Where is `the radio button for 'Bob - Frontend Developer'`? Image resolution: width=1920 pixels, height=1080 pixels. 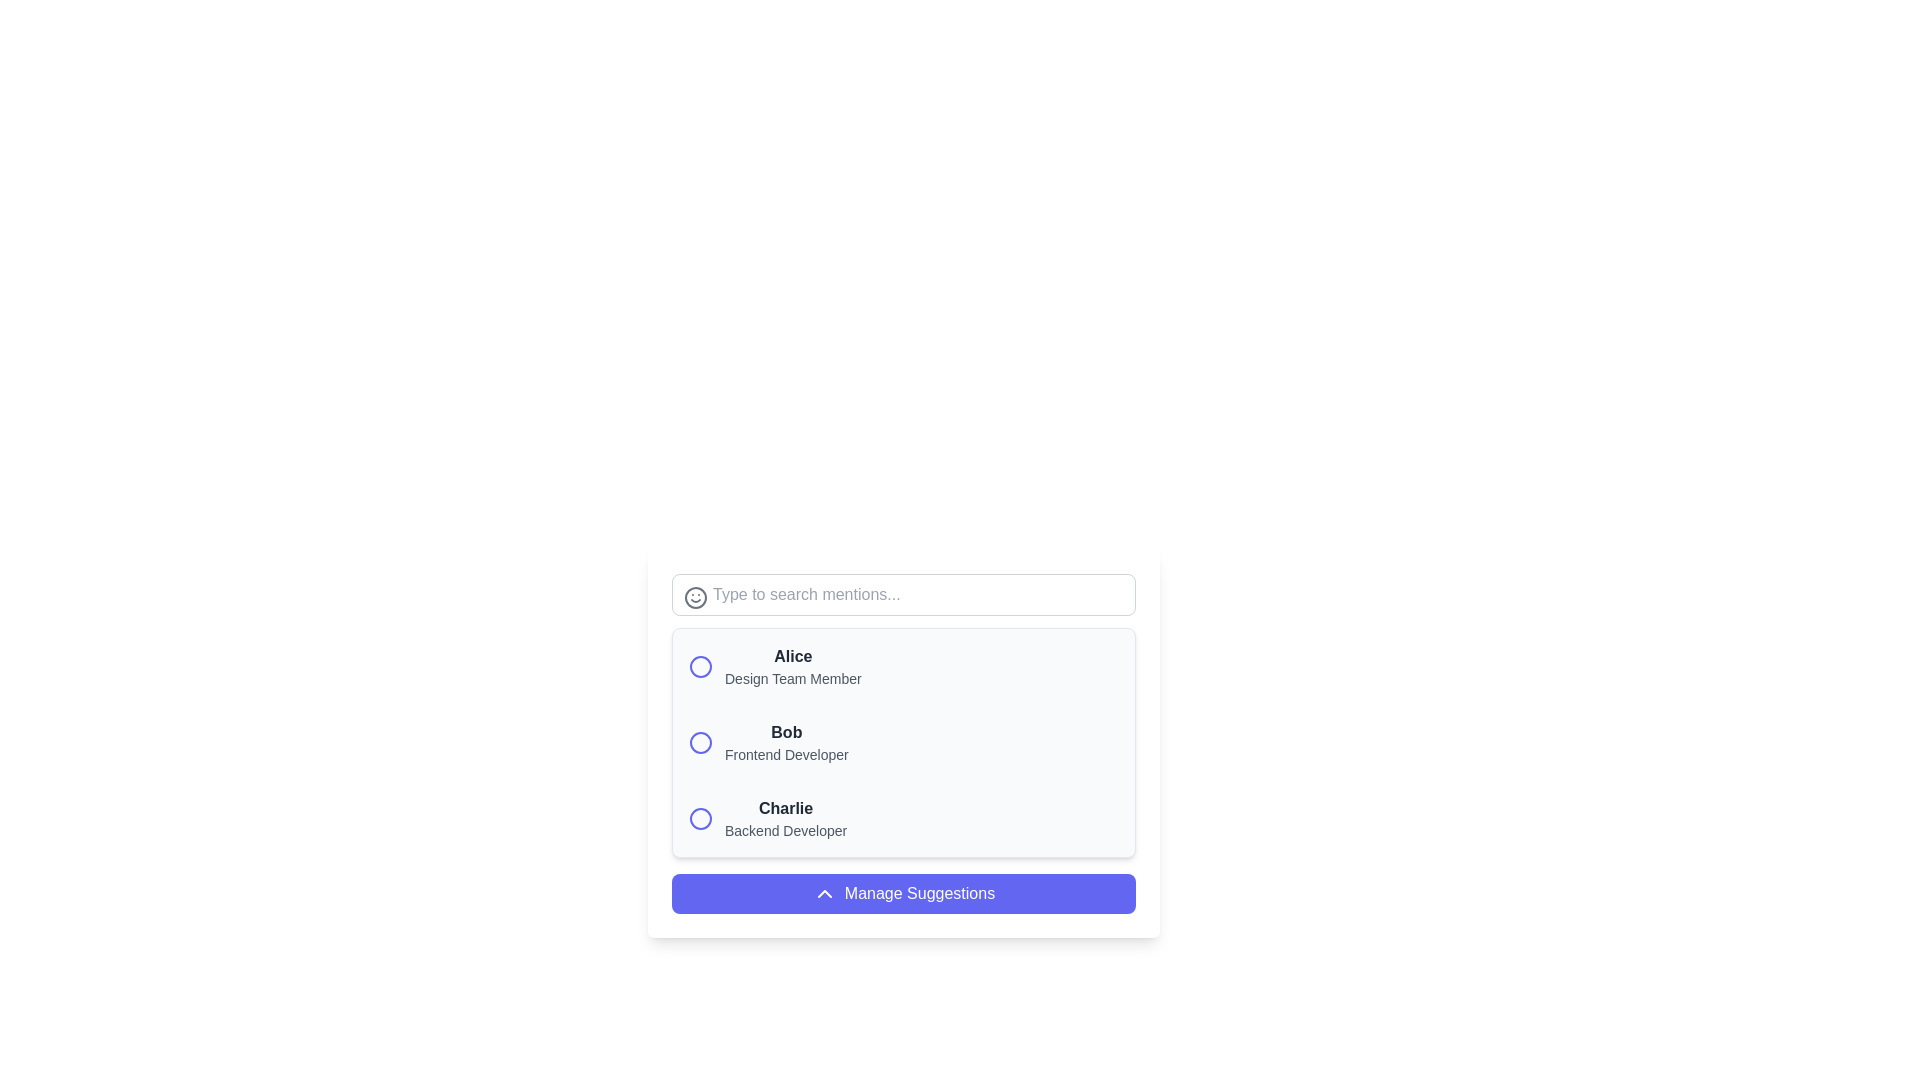
the radio button for 'Bob - Frontend Developer' is located at coordinates (700, 743).